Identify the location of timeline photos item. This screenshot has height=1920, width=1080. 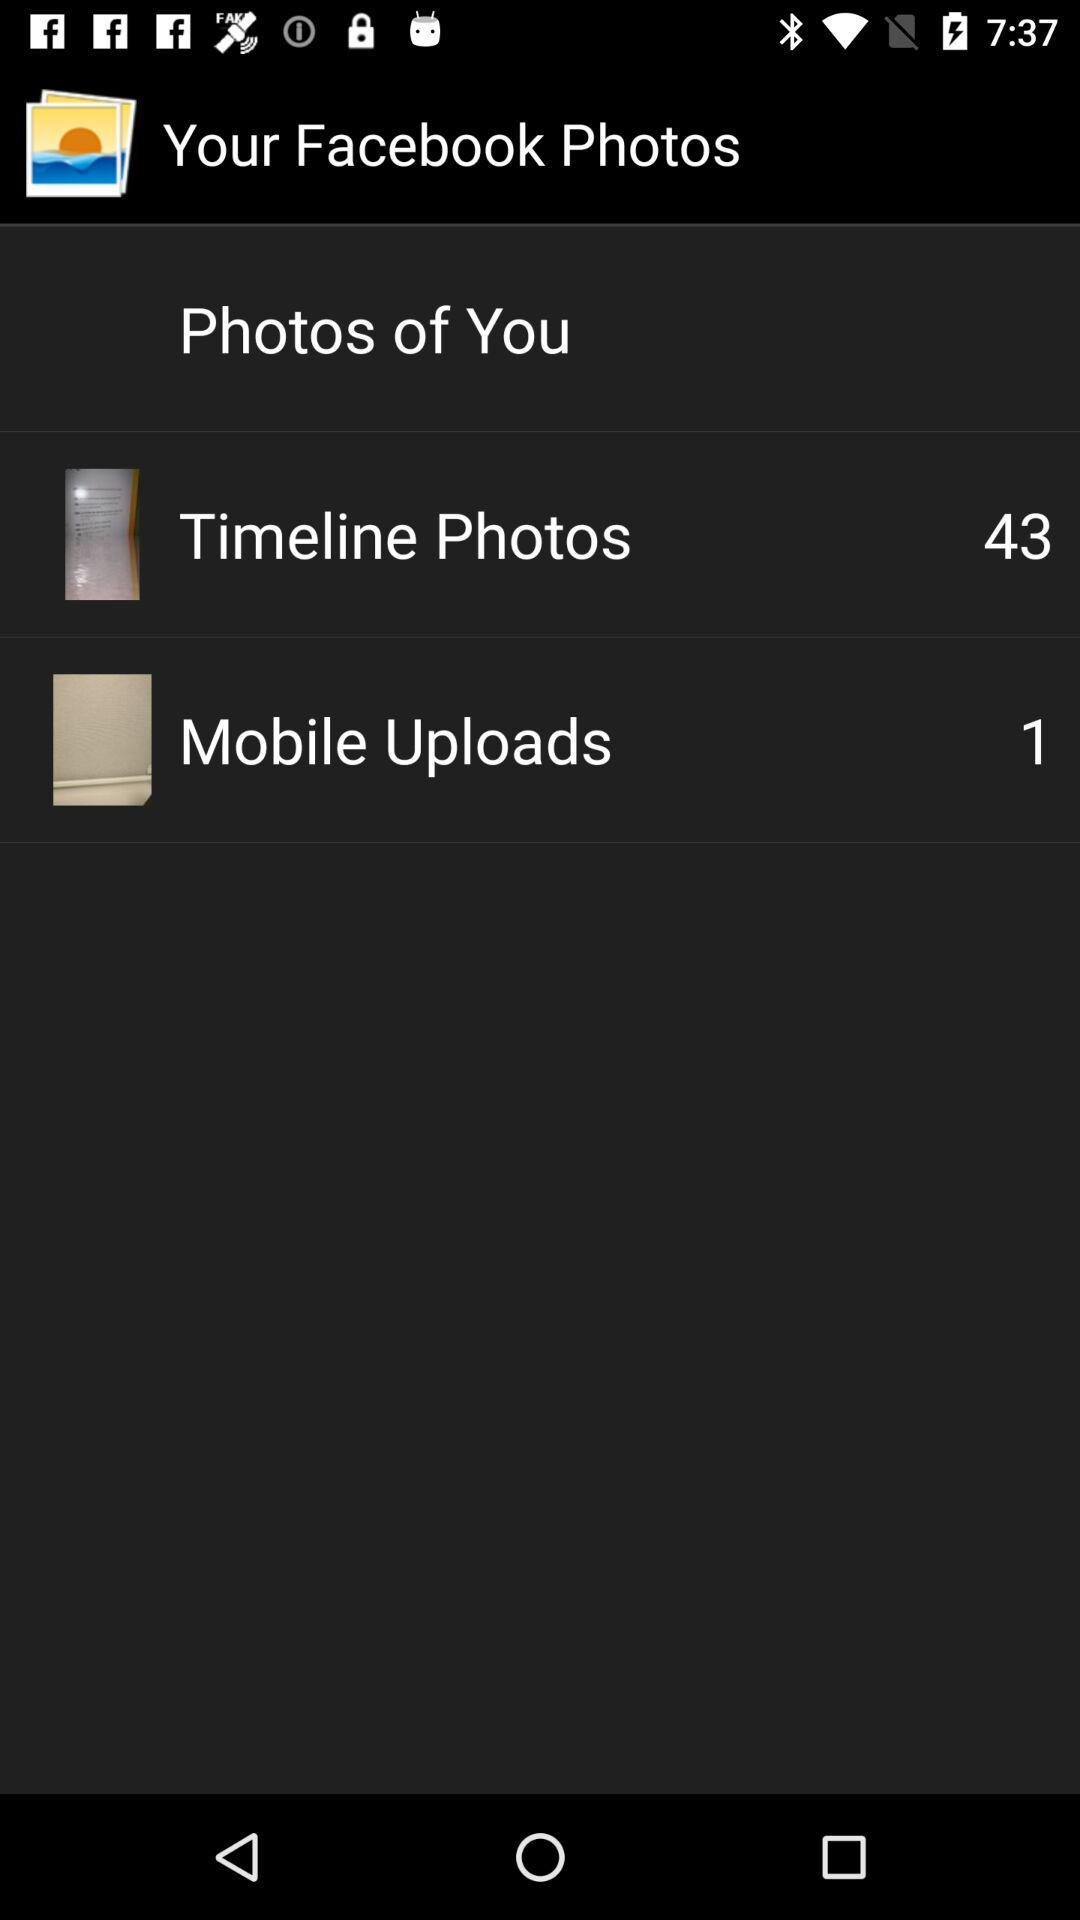
(580, 533).